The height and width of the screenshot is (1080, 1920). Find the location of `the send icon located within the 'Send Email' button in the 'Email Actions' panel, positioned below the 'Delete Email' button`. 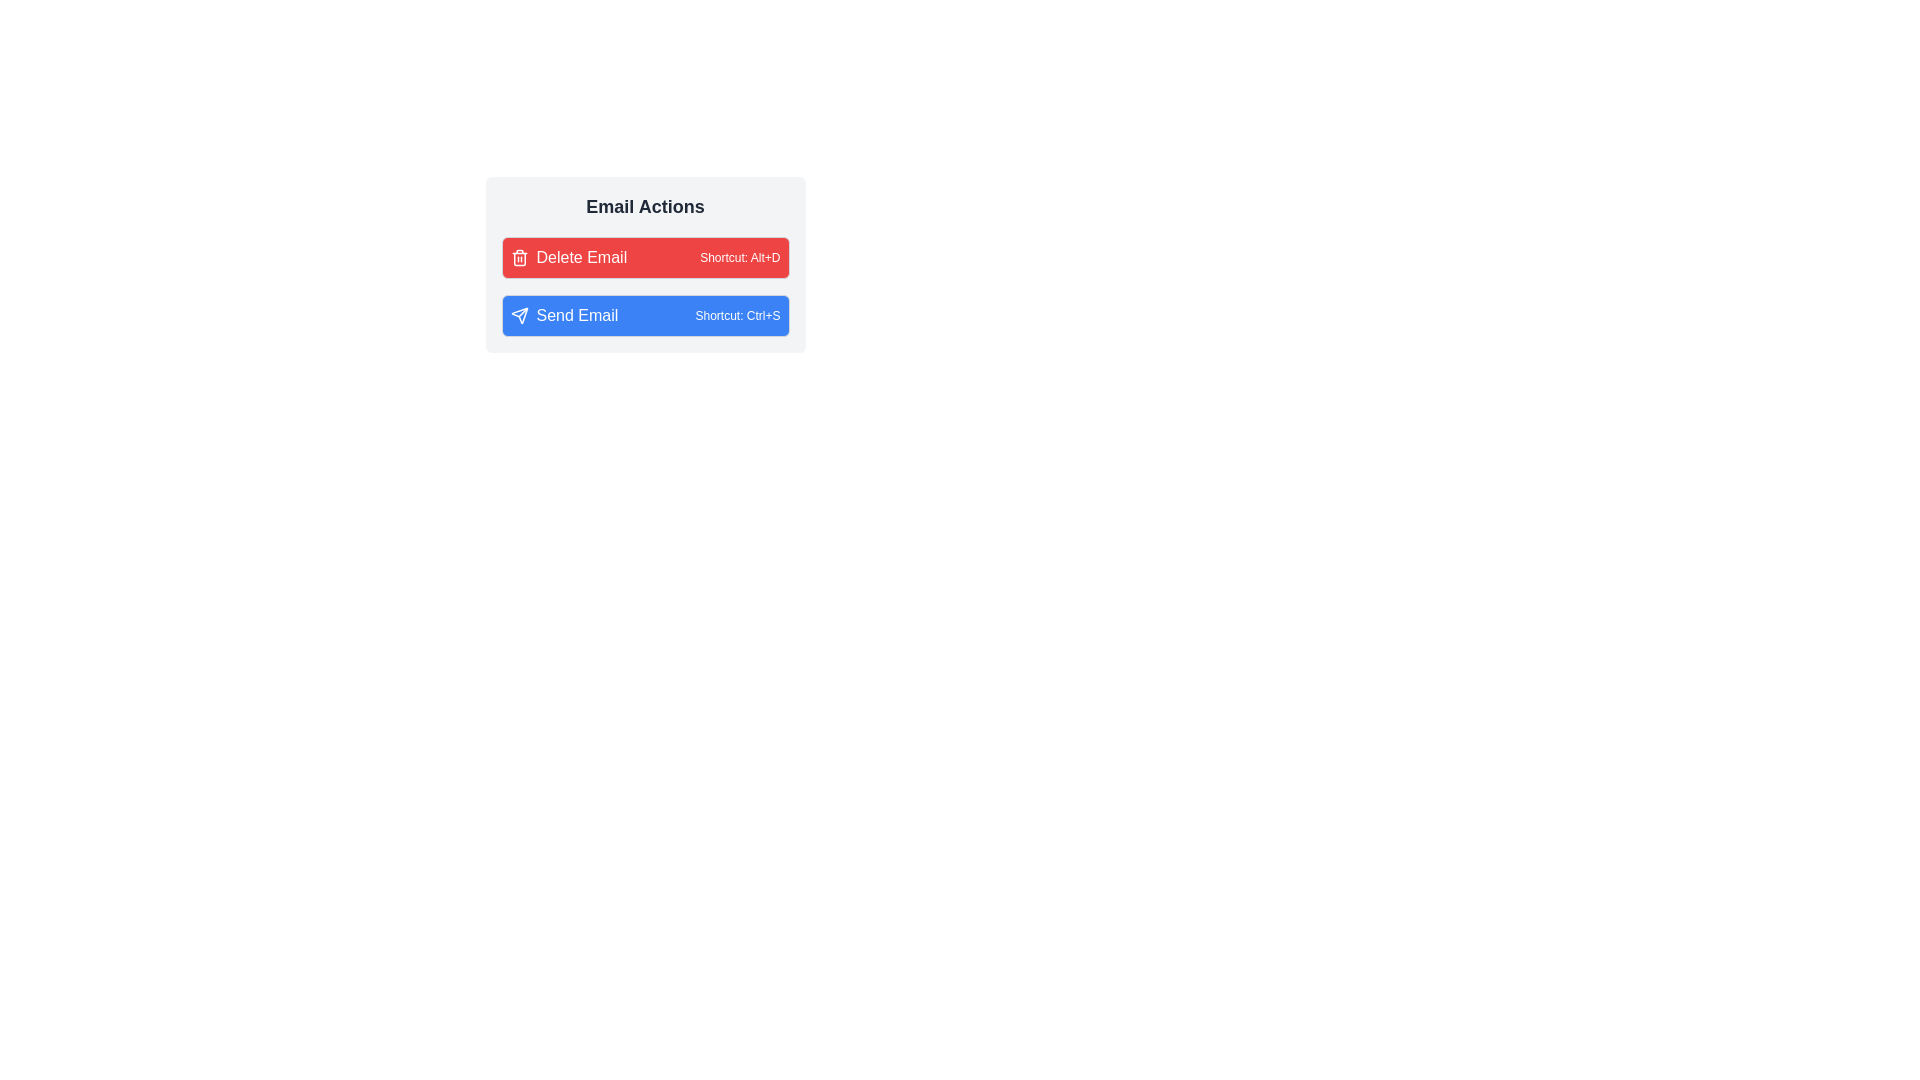

the send icon located within the 'Send Email' button in the 'Email Actions' panel, positioned below the 'Delete Email' button is located at coordinates (519, 315).